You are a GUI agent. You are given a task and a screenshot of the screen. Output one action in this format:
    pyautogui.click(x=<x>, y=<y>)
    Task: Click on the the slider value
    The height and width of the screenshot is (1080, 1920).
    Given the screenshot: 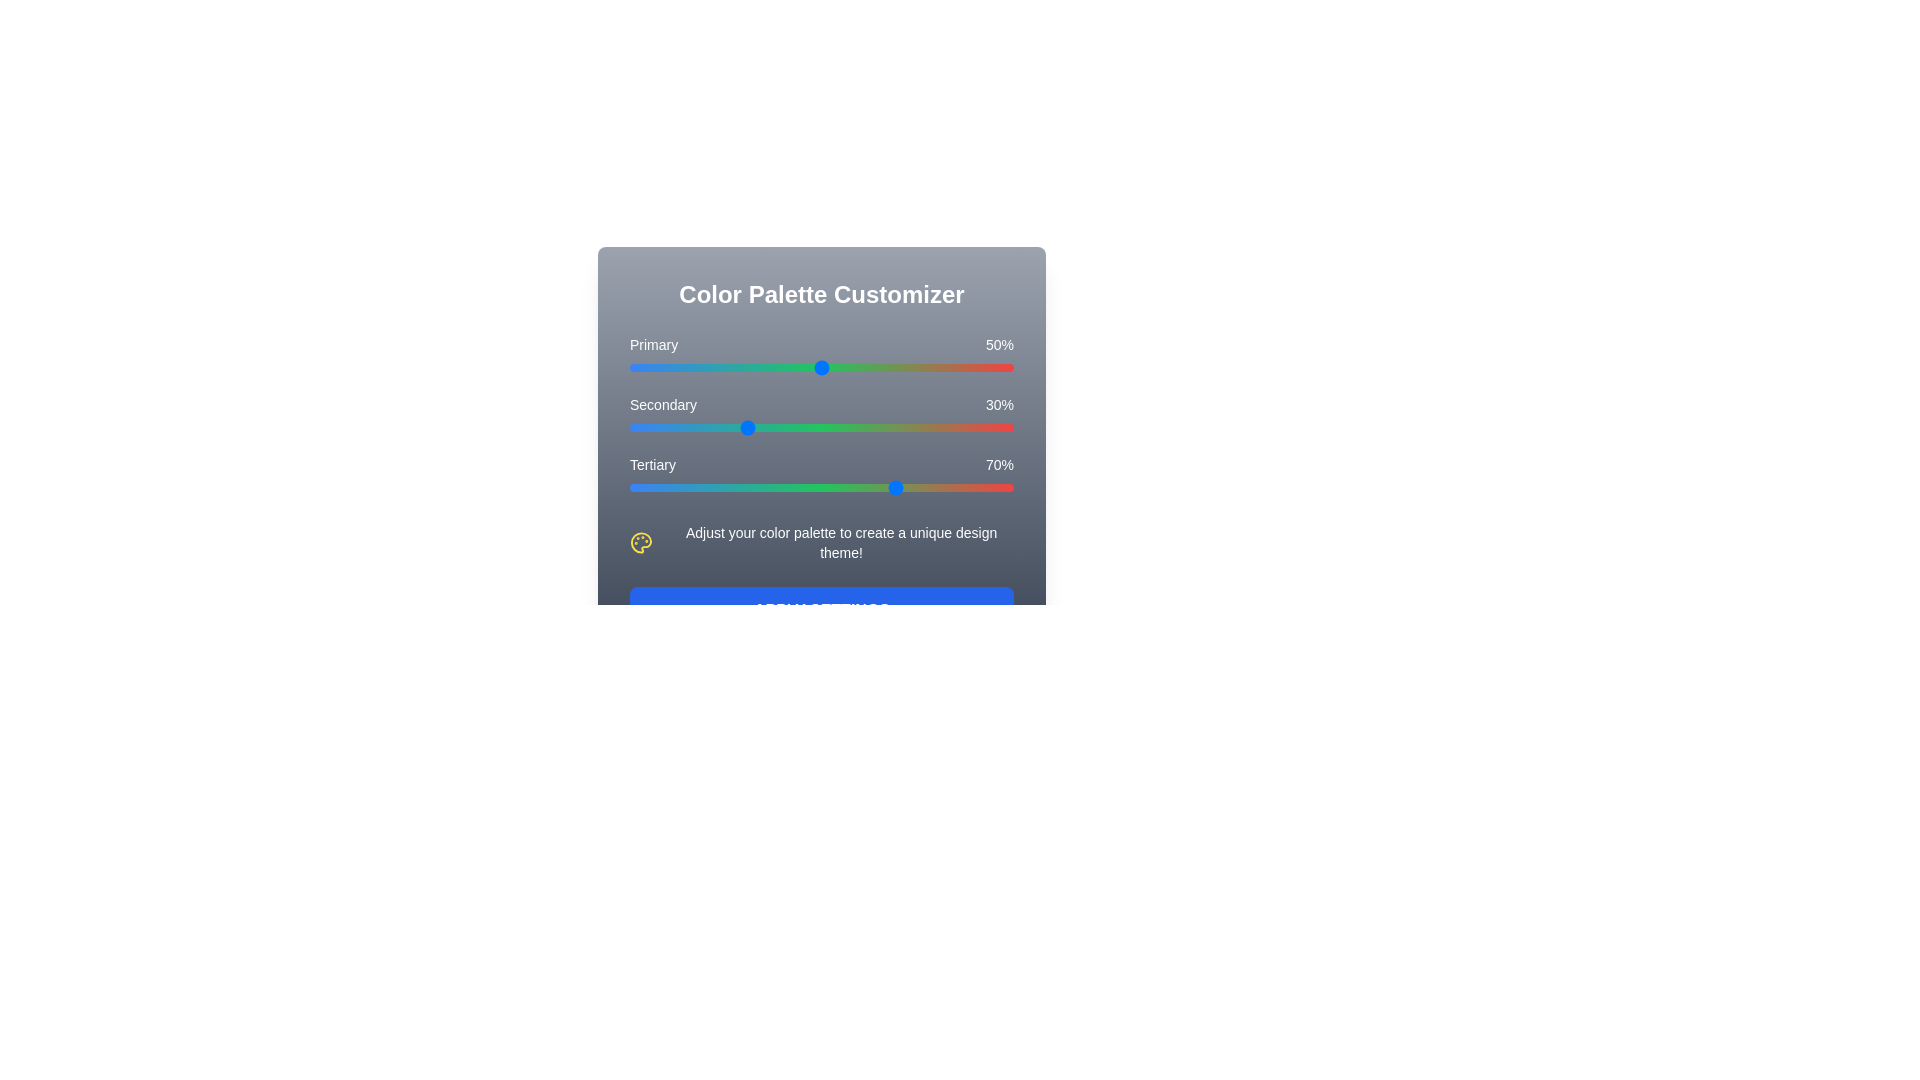 What is the action you would take?
    pyautogui.click(x=998, y=427)
    